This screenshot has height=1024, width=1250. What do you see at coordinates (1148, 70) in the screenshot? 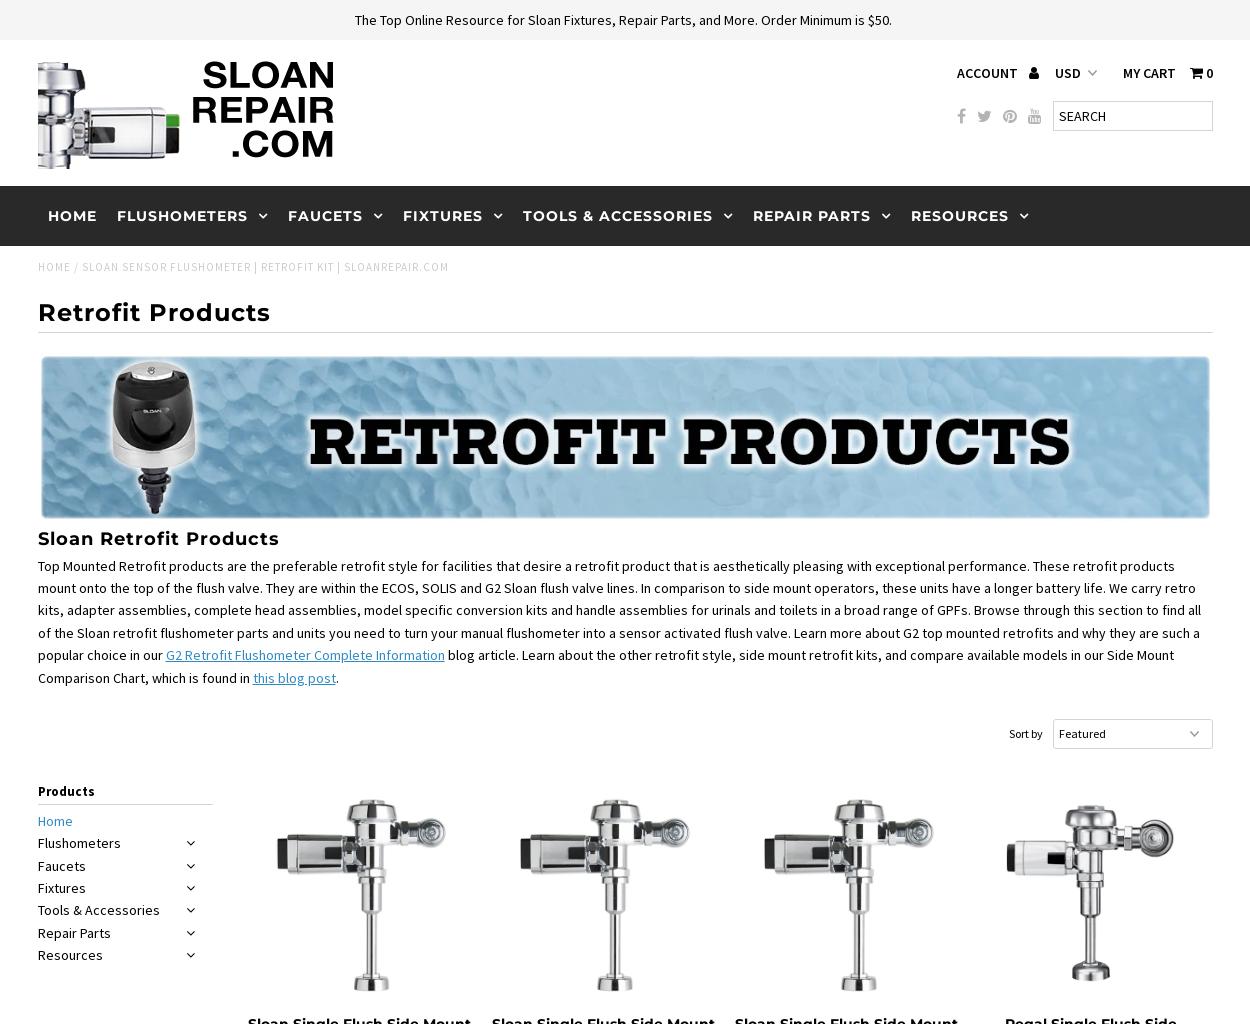
I see `'My Cart'` at bounding box center [1148, 70].